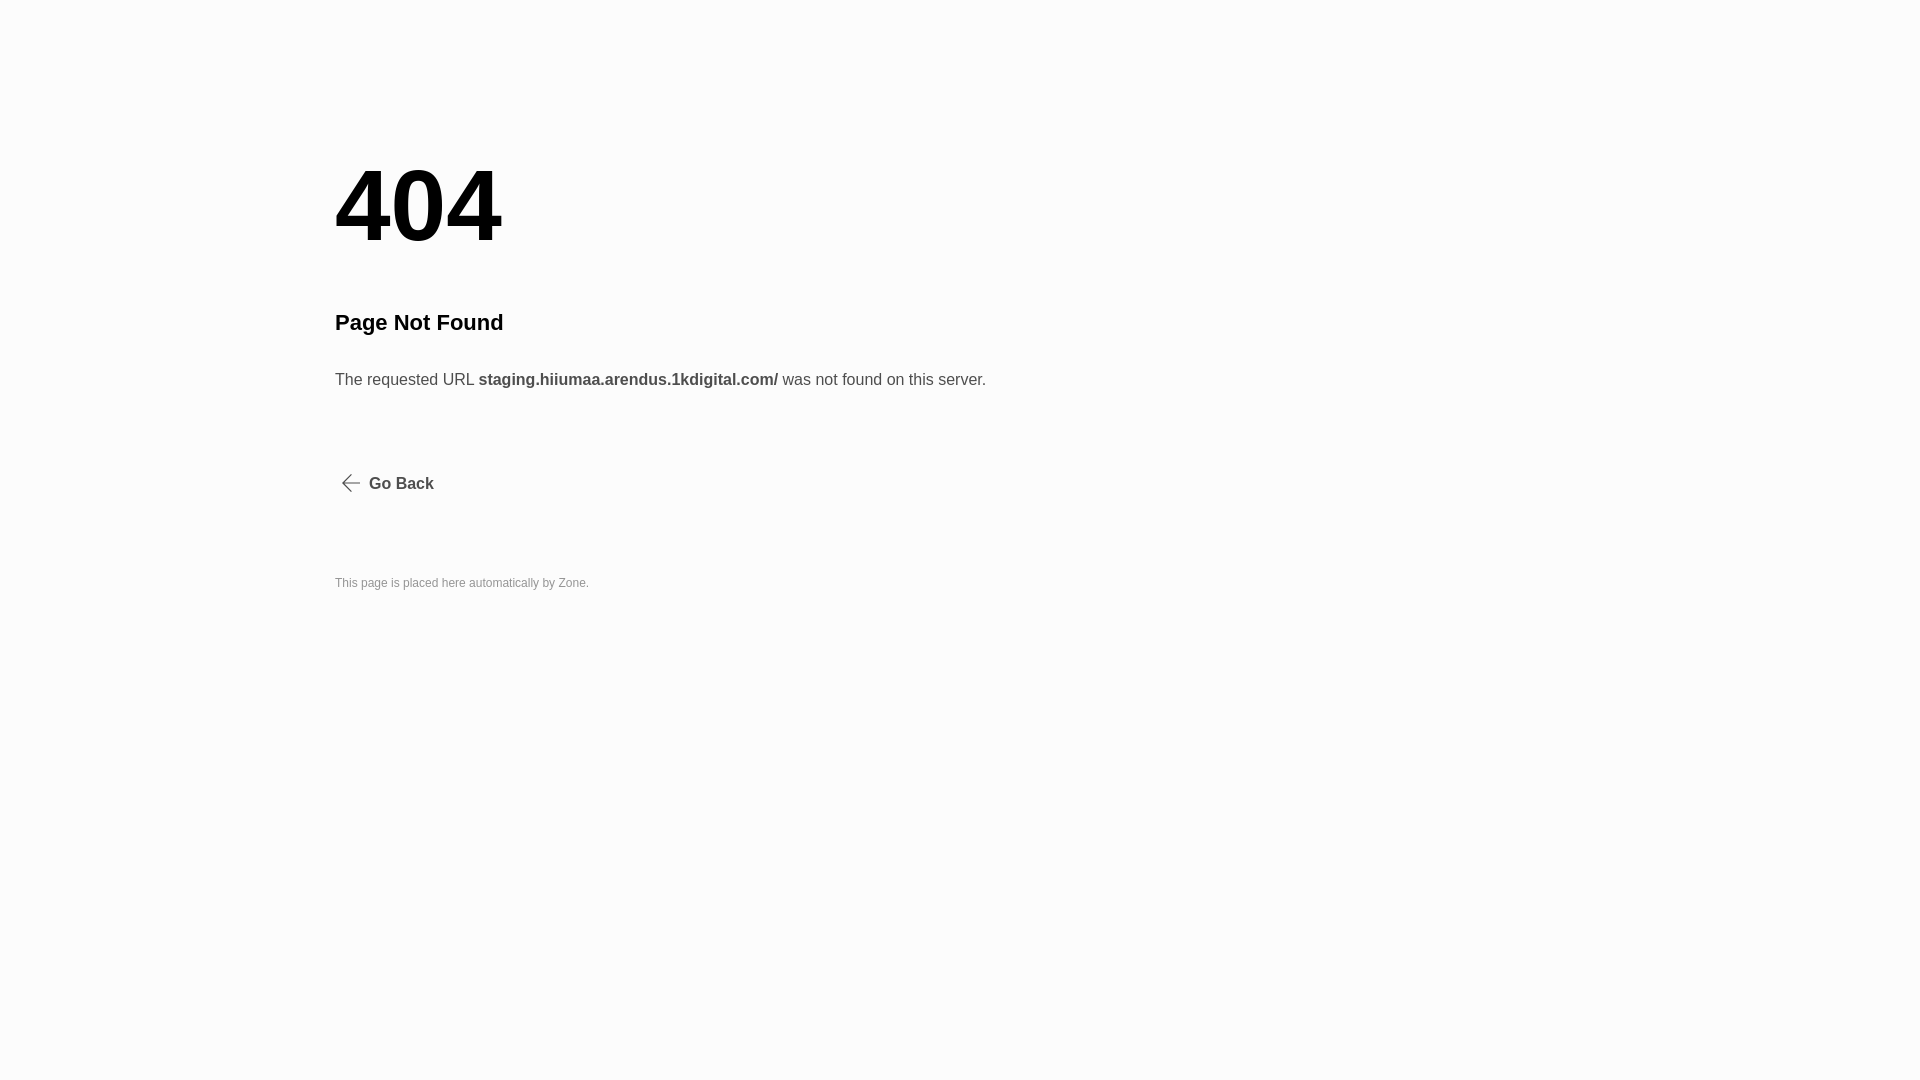  I want to click on 'Go Back', so click(387, 483).